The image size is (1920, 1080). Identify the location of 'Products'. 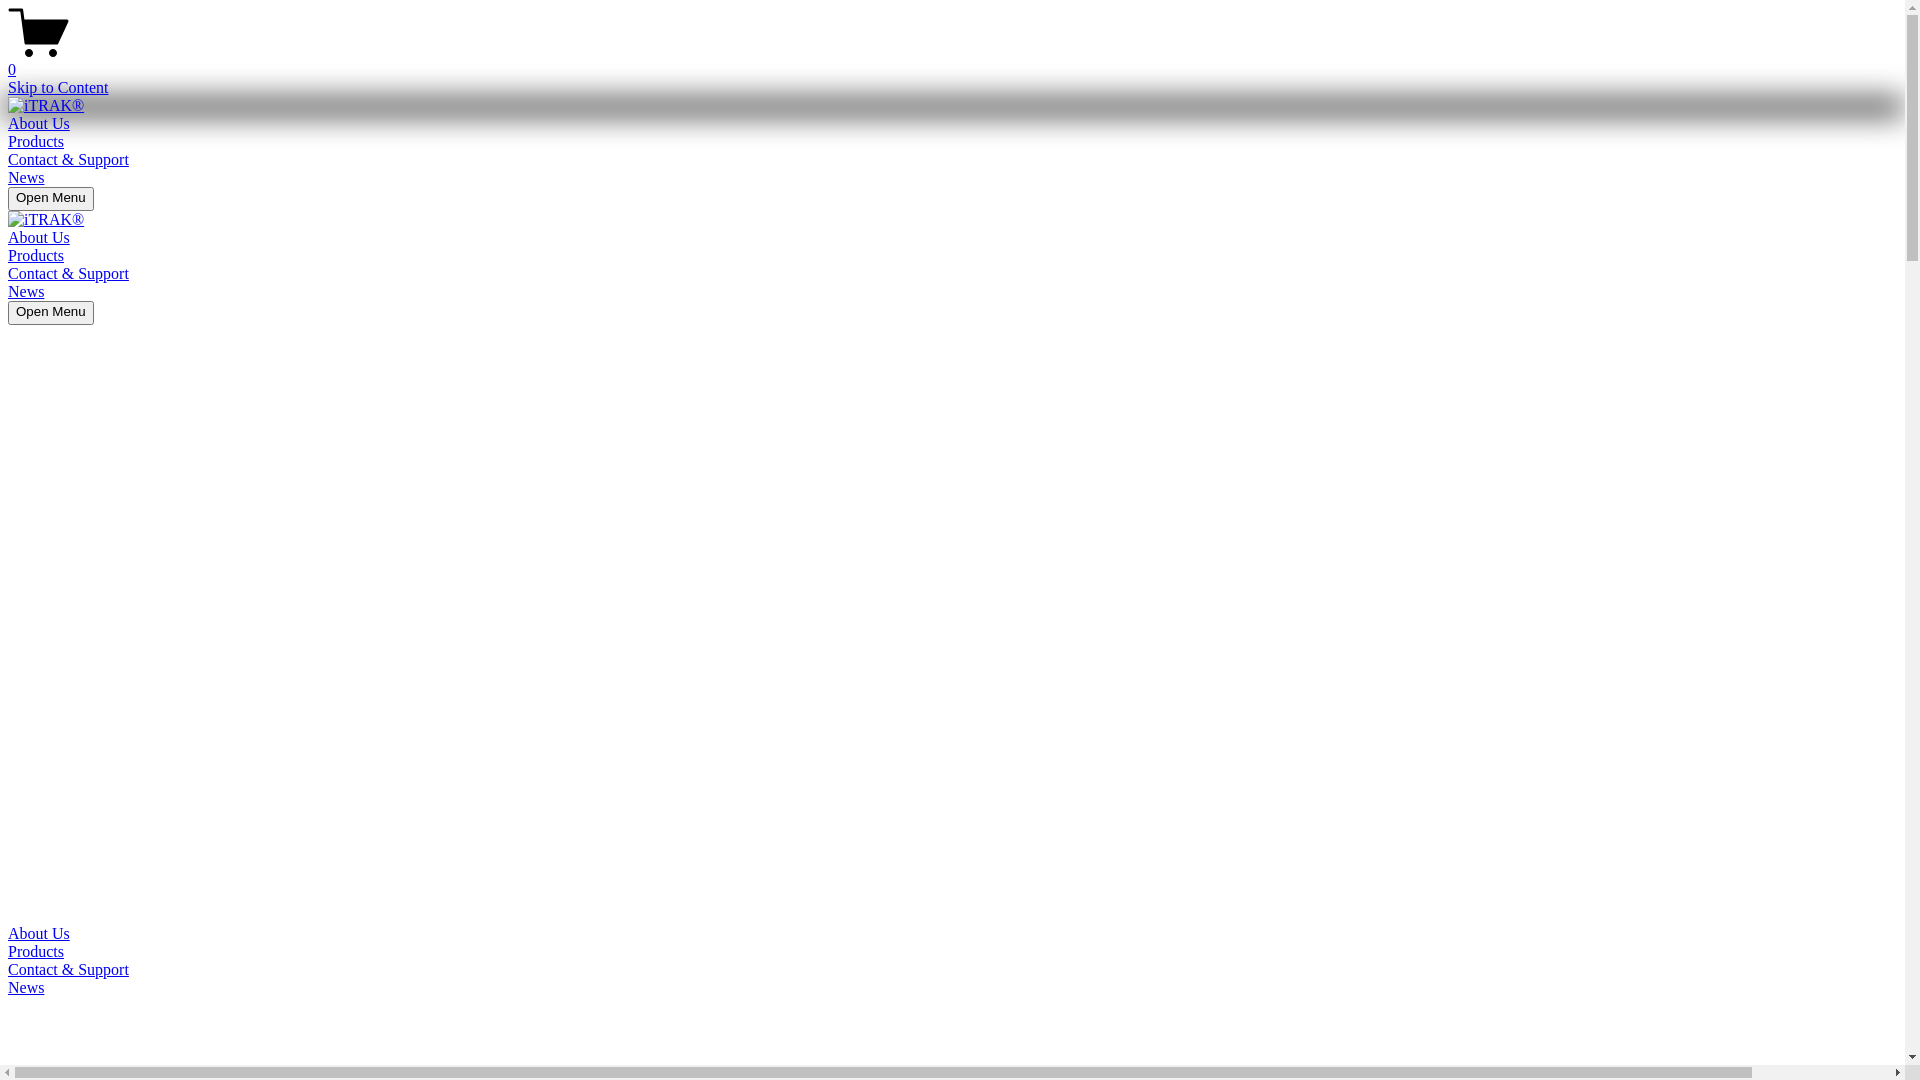
(35, 254).